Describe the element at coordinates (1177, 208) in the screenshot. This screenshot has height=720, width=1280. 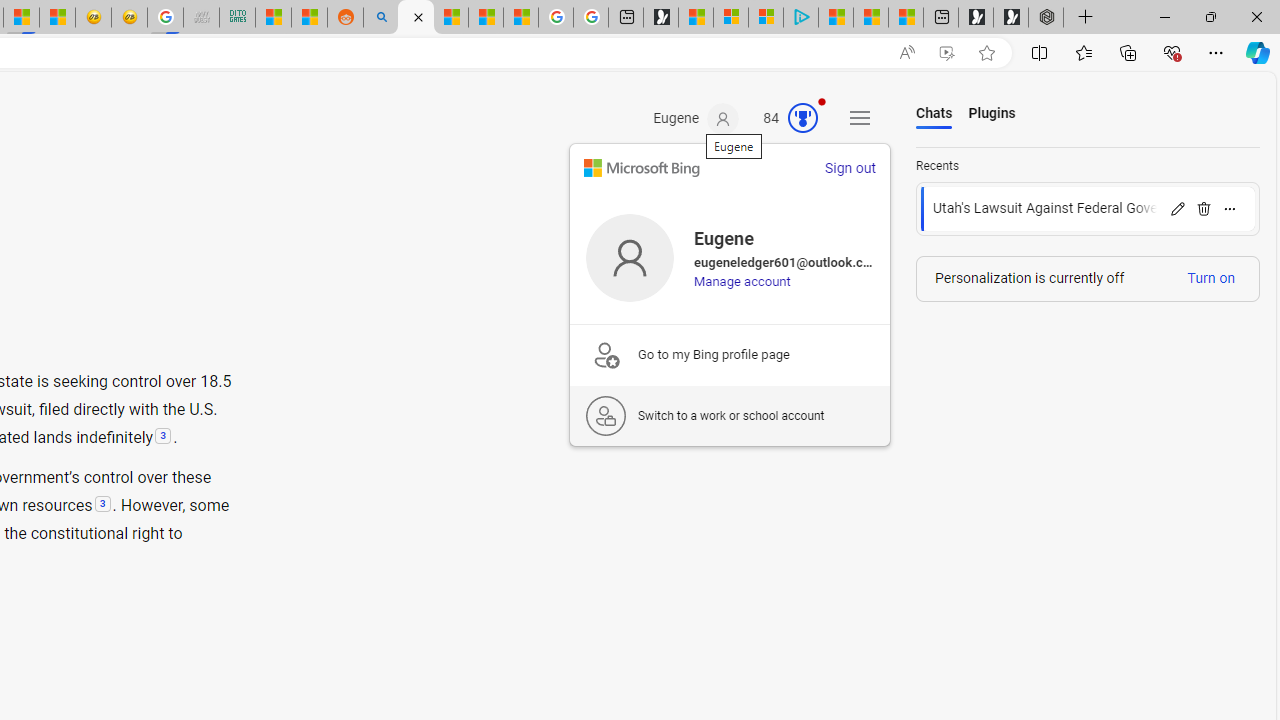
I see `'Rename'` at that location.